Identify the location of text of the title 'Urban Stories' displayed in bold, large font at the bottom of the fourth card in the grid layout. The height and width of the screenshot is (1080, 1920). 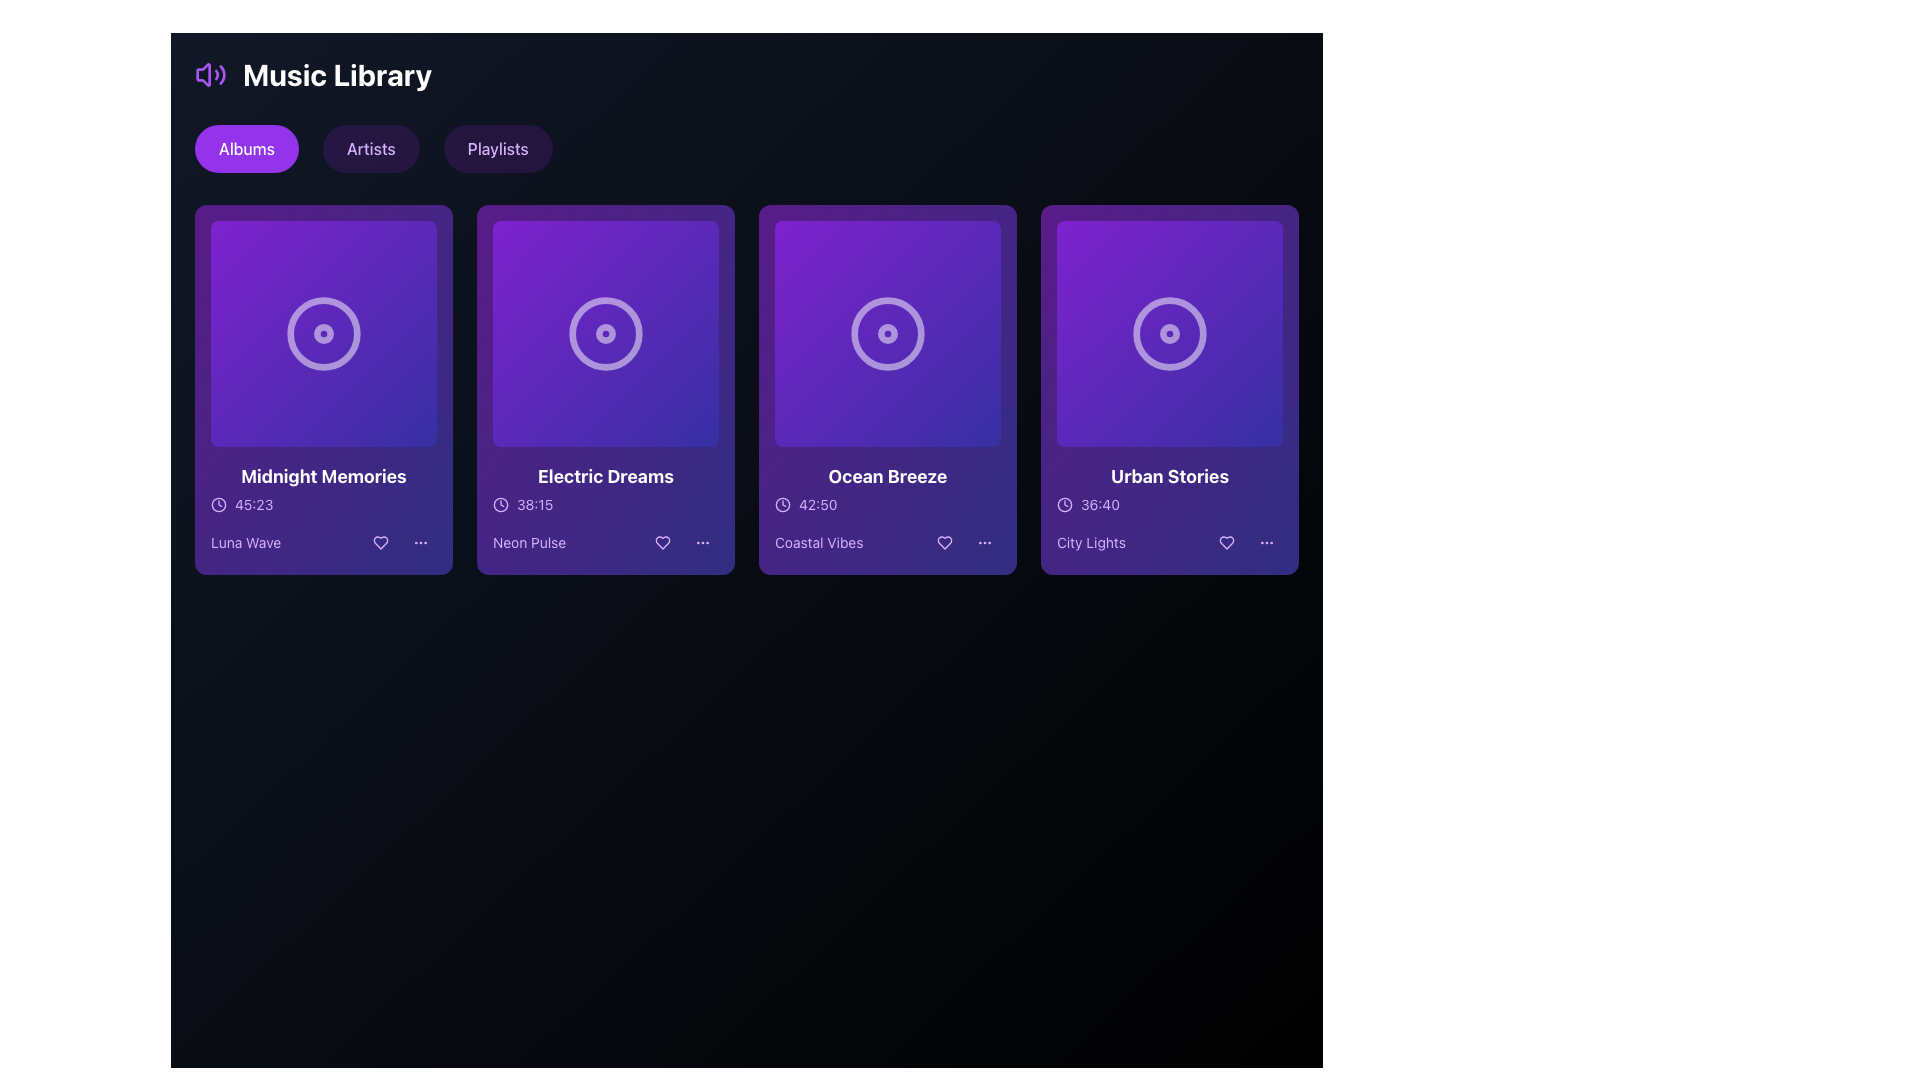
(1170, 477).